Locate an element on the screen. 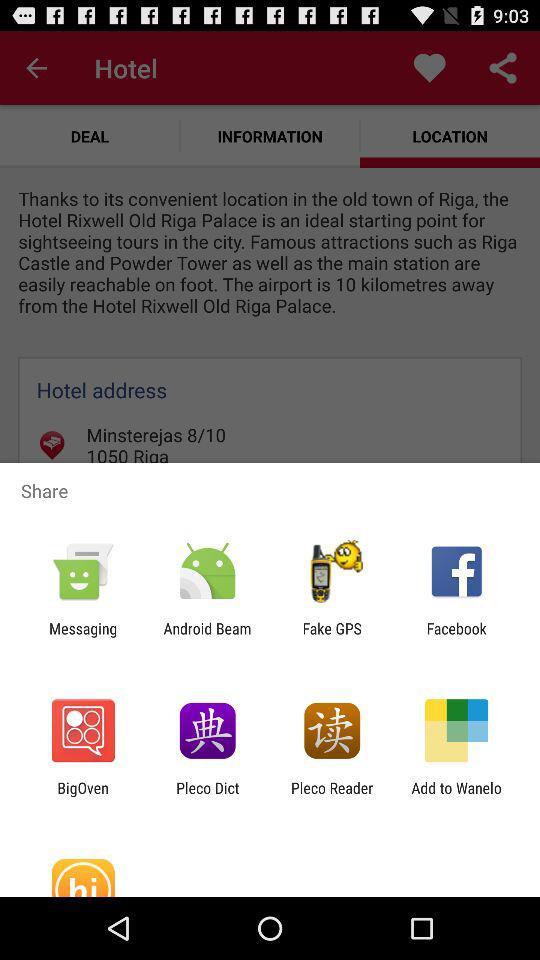  messaging app is located at coordinates (82, 636).